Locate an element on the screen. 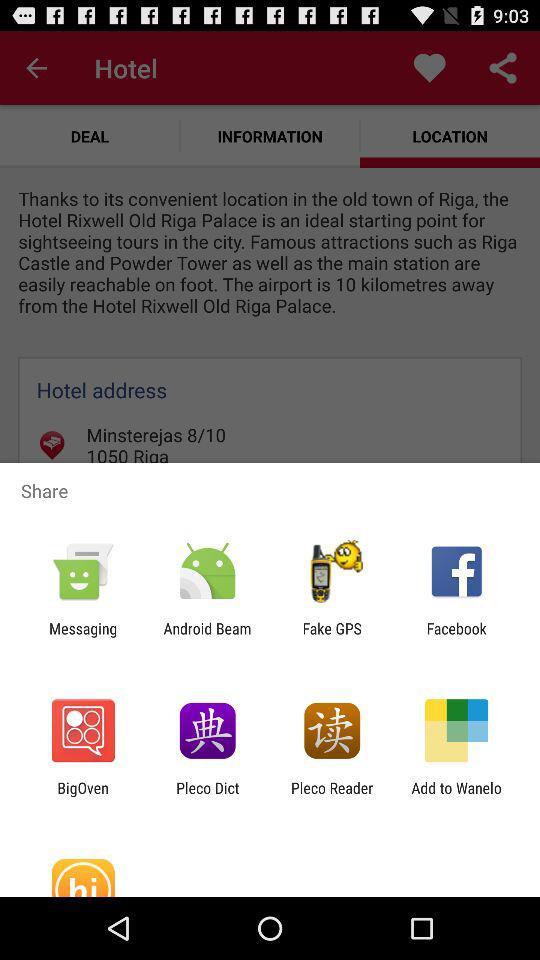  messaging app is located at coordinates (82, 636).